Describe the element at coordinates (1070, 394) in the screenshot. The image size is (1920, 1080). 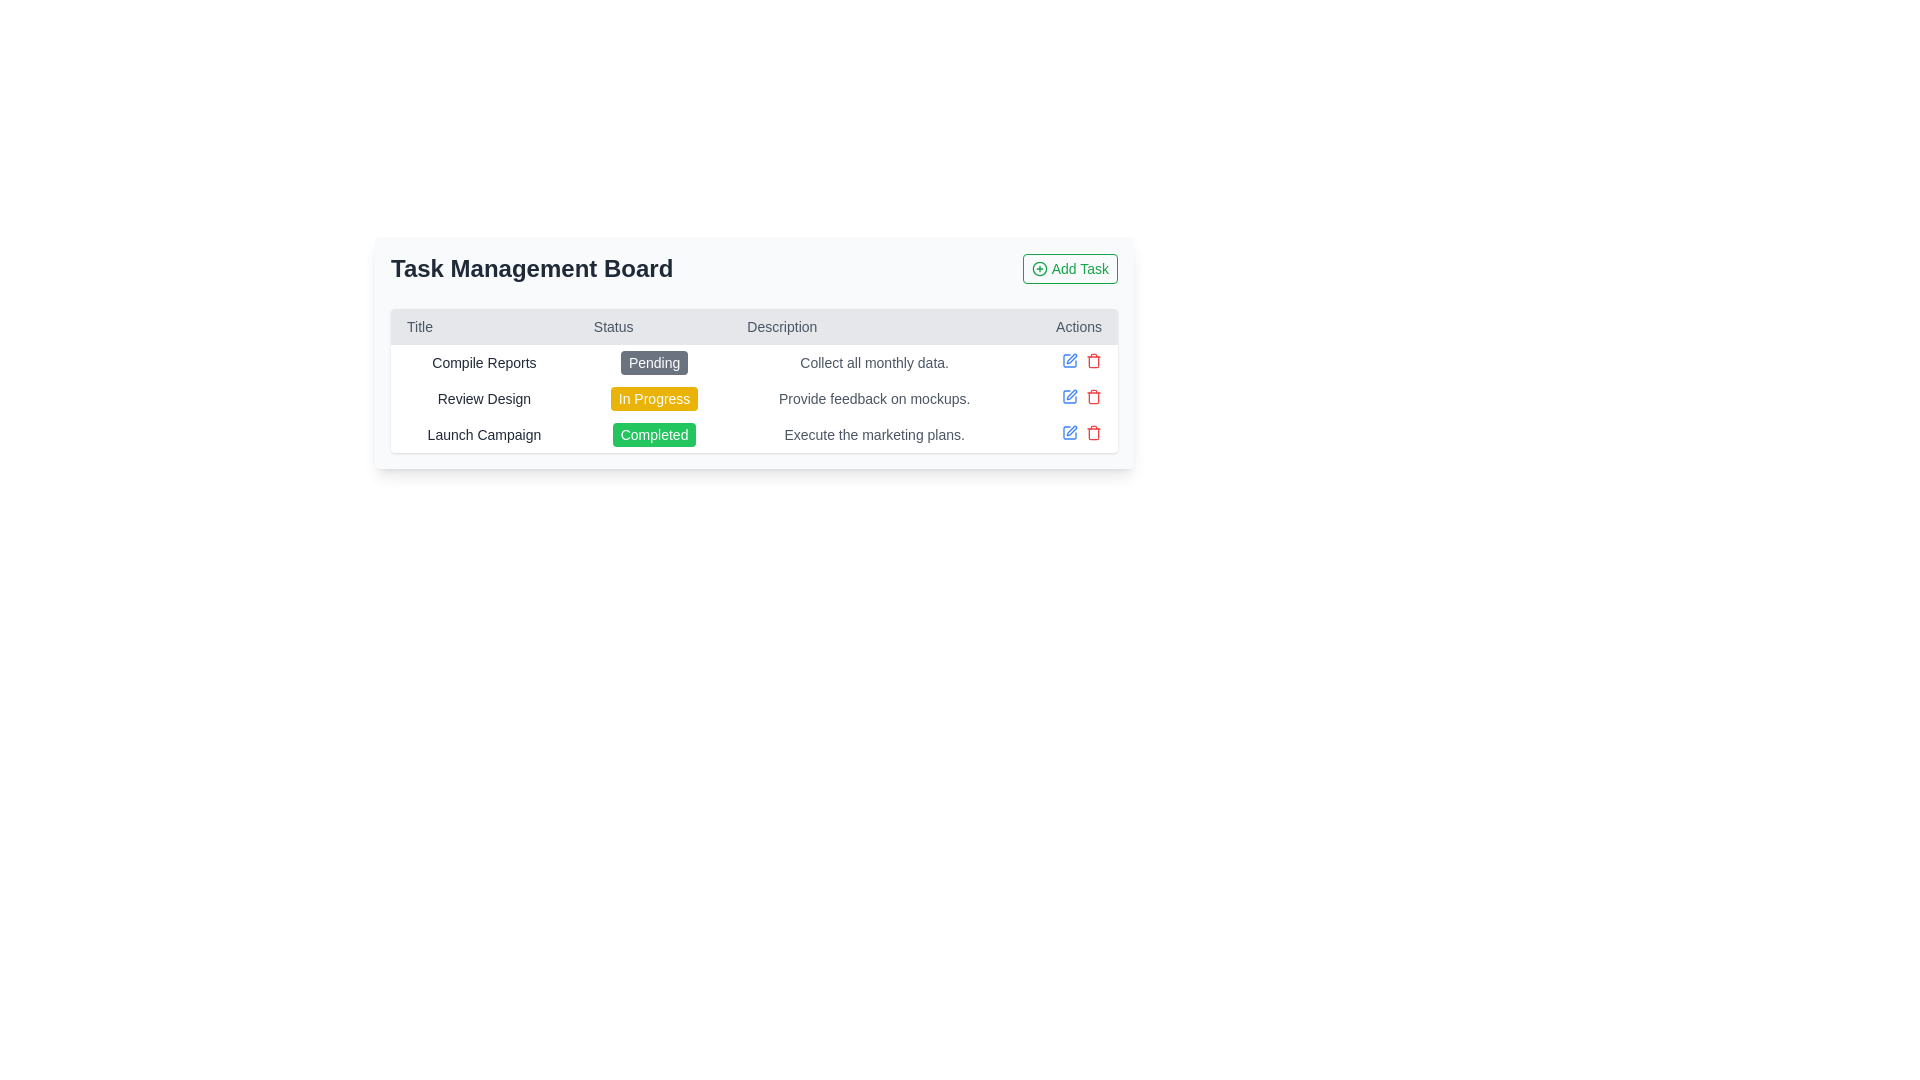
I see `the edit icon button, represented by a pen inside a square, located in the actions section of the 'Launch Campaign' task row` at that location.